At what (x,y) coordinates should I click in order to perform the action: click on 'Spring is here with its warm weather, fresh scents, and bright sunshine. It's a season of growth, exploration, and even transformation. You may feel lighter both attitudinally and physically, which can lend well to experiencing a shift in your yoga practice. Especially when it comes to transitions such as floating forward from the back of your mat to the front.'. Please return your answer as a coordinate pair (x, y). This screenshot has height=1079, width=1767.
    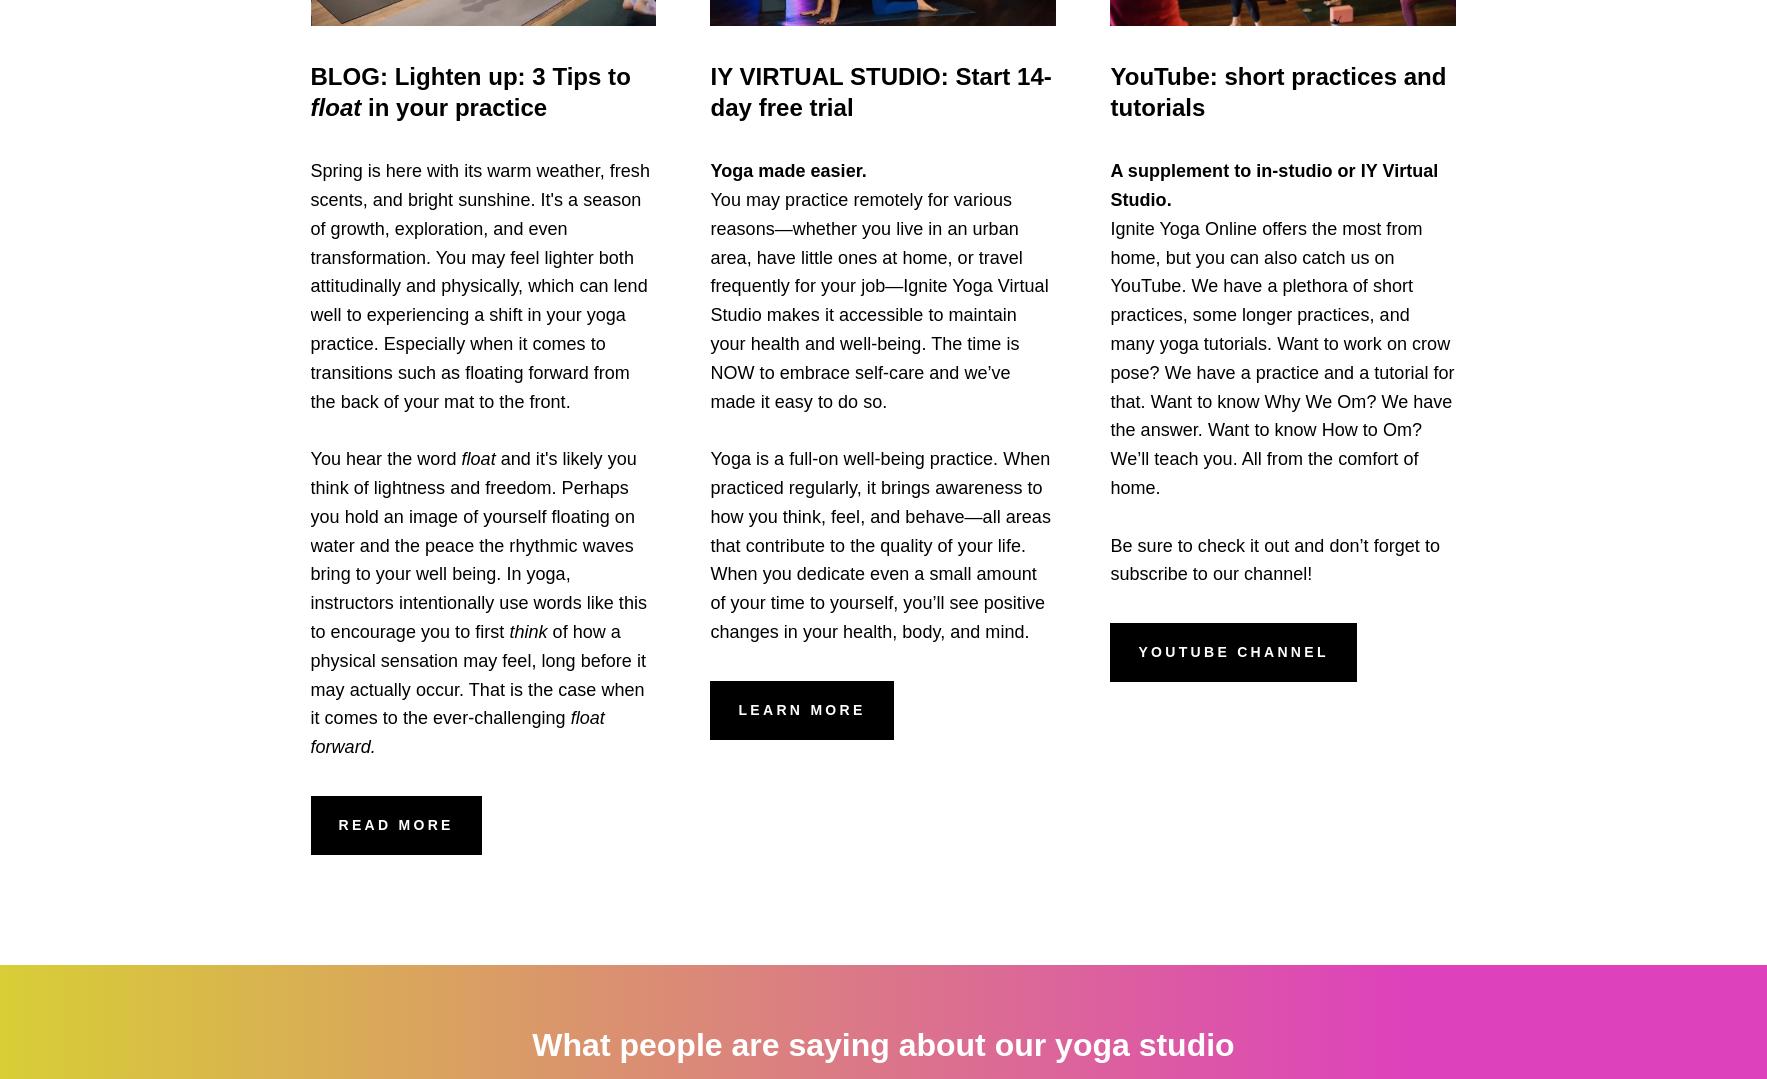
    Looking at the image, I should click on (479, 286).